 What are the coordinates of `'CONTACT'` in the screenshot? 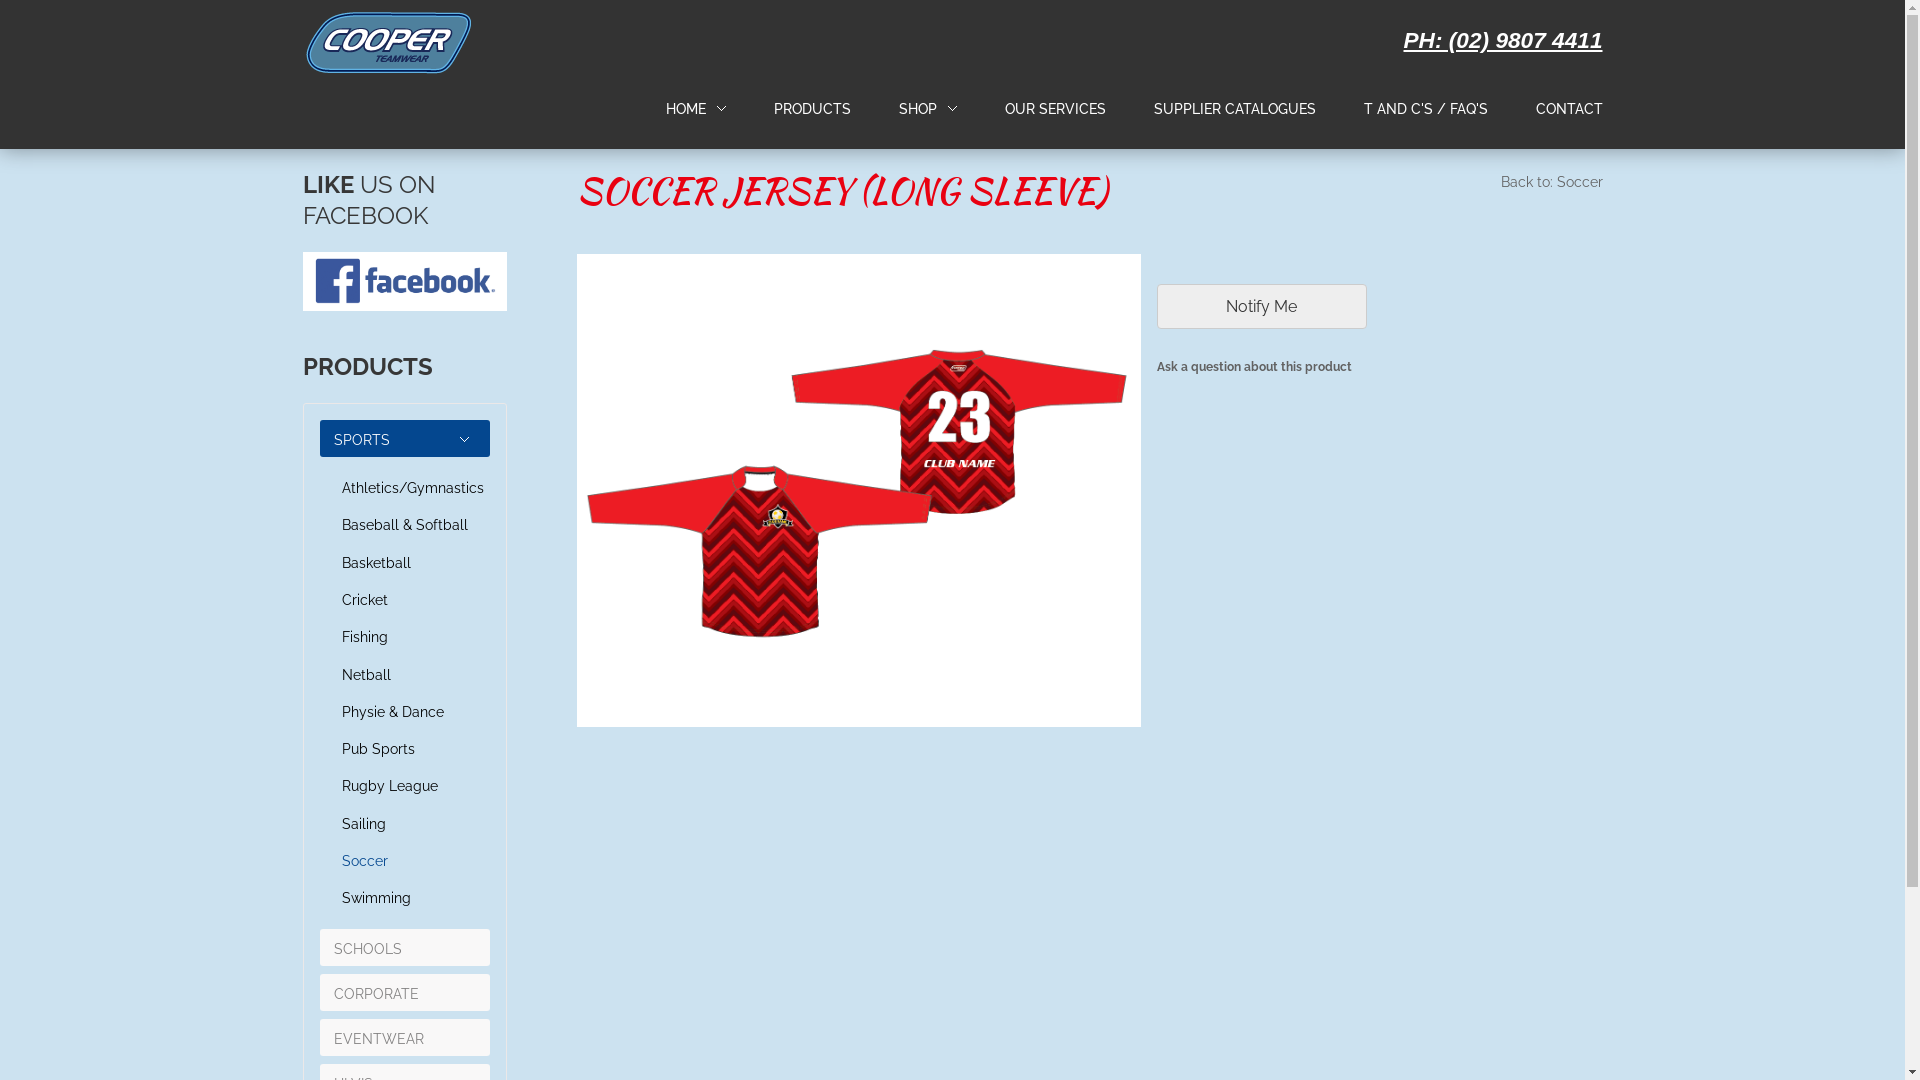 It's located at (1535, 108).